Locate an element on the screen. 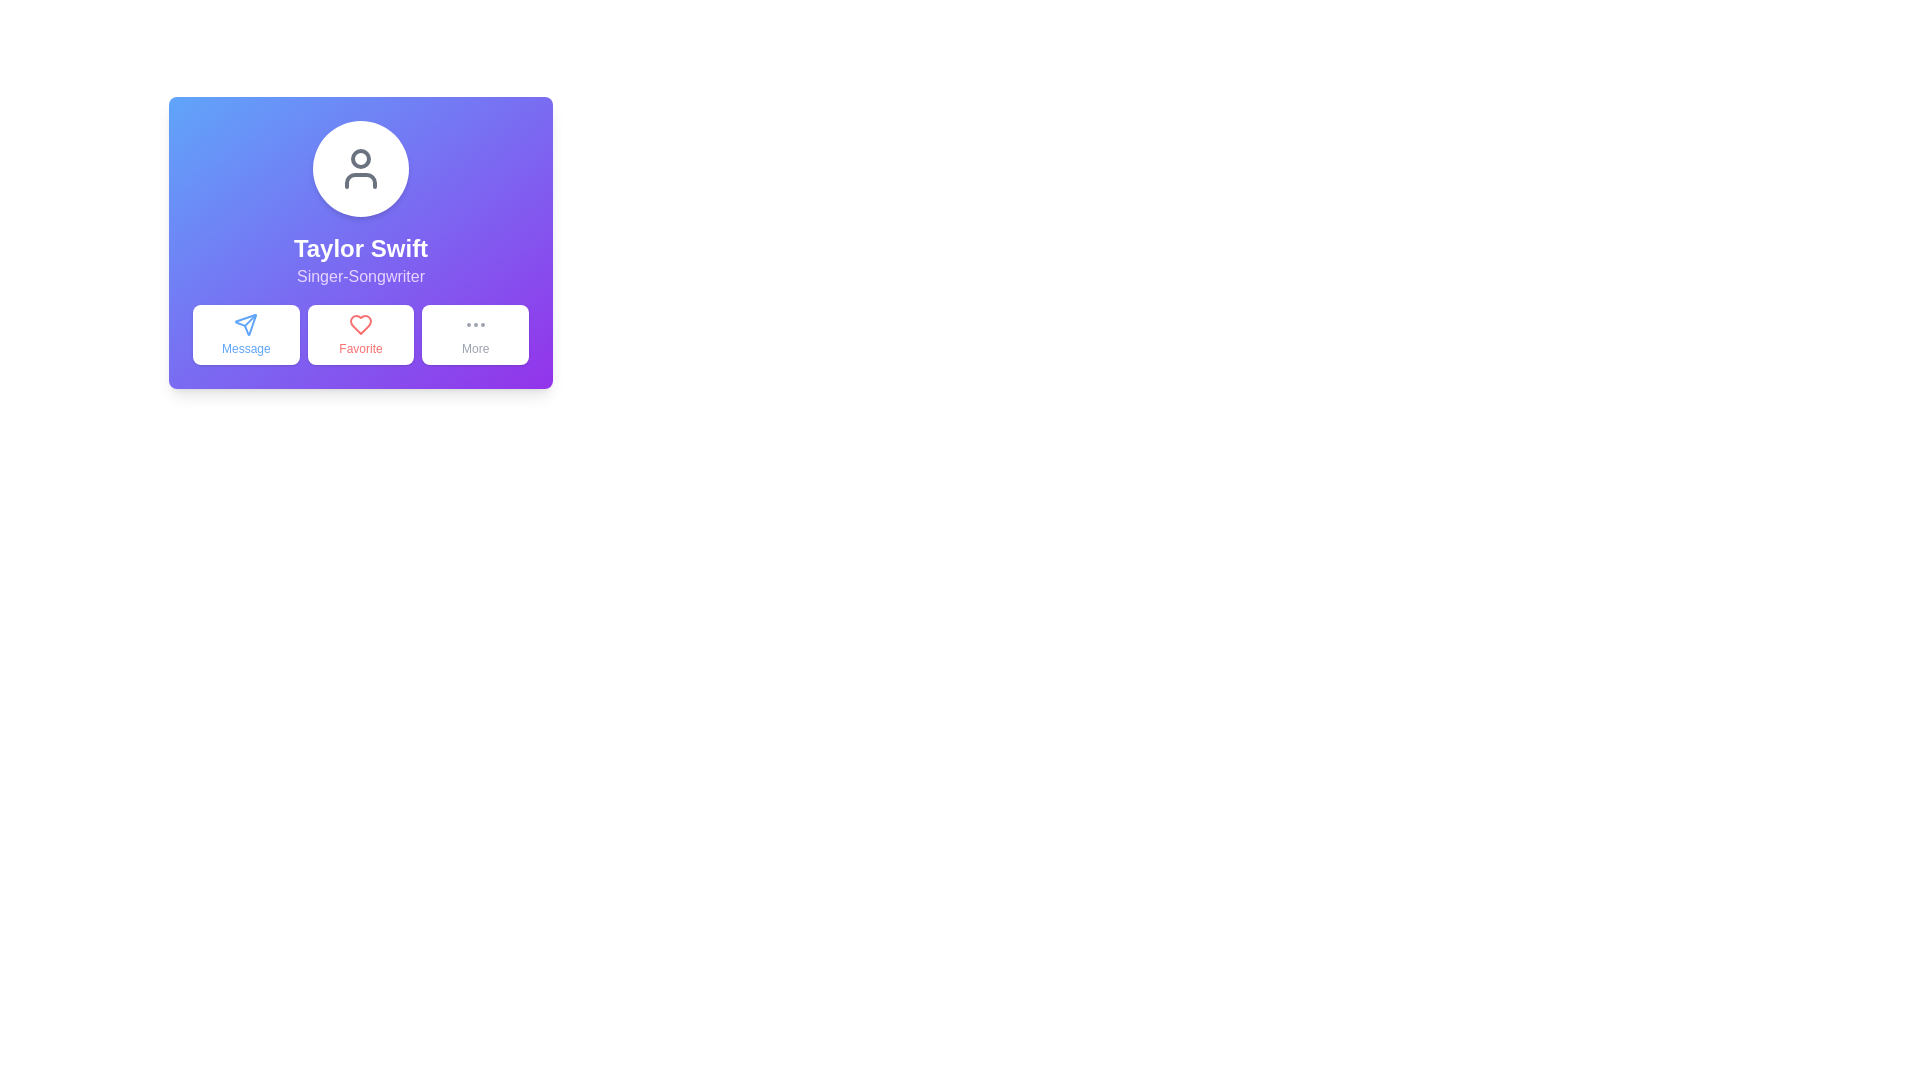 This screenshot has width=1920, height=1080. the header text displaying 'Taylor Swift' in bold white font, which is positioned below the circular avatar icon and above the smaller description text on a gradient purple background is located at coordinates (360, 248).